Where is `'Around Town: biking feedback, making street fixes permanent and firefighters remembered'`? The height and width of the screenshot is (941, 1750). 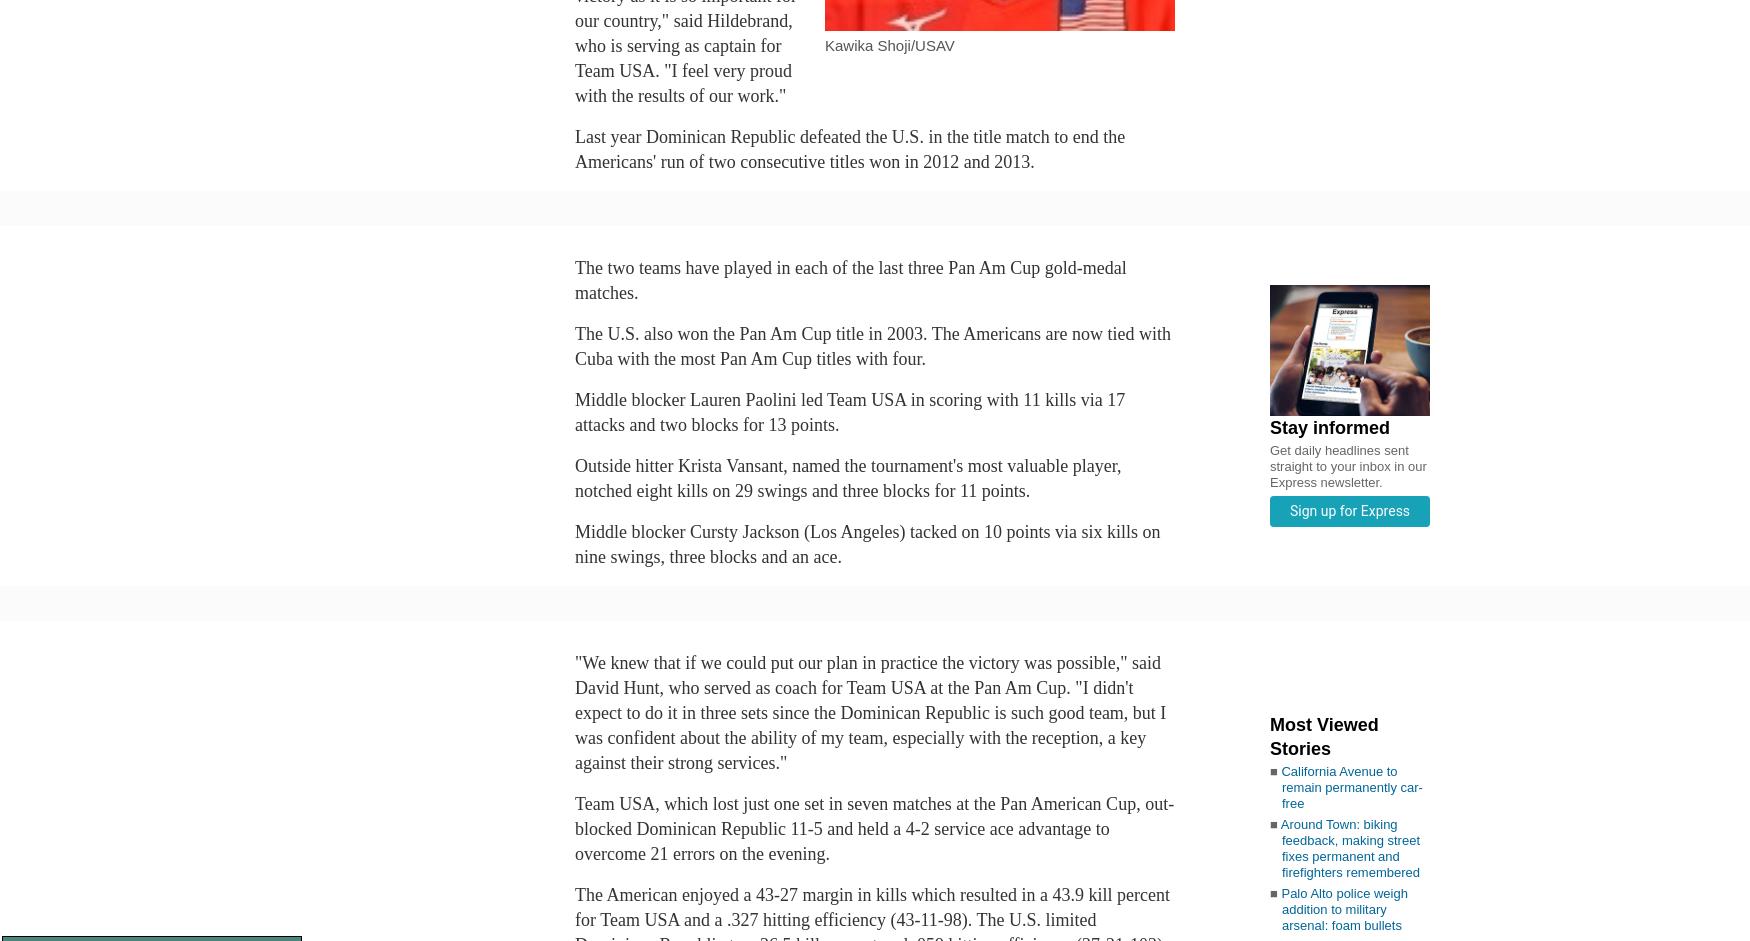 'Around Town: biking feedback, making street fixes permanent and firefighters remembered' is located at coordinates (1349, 846).